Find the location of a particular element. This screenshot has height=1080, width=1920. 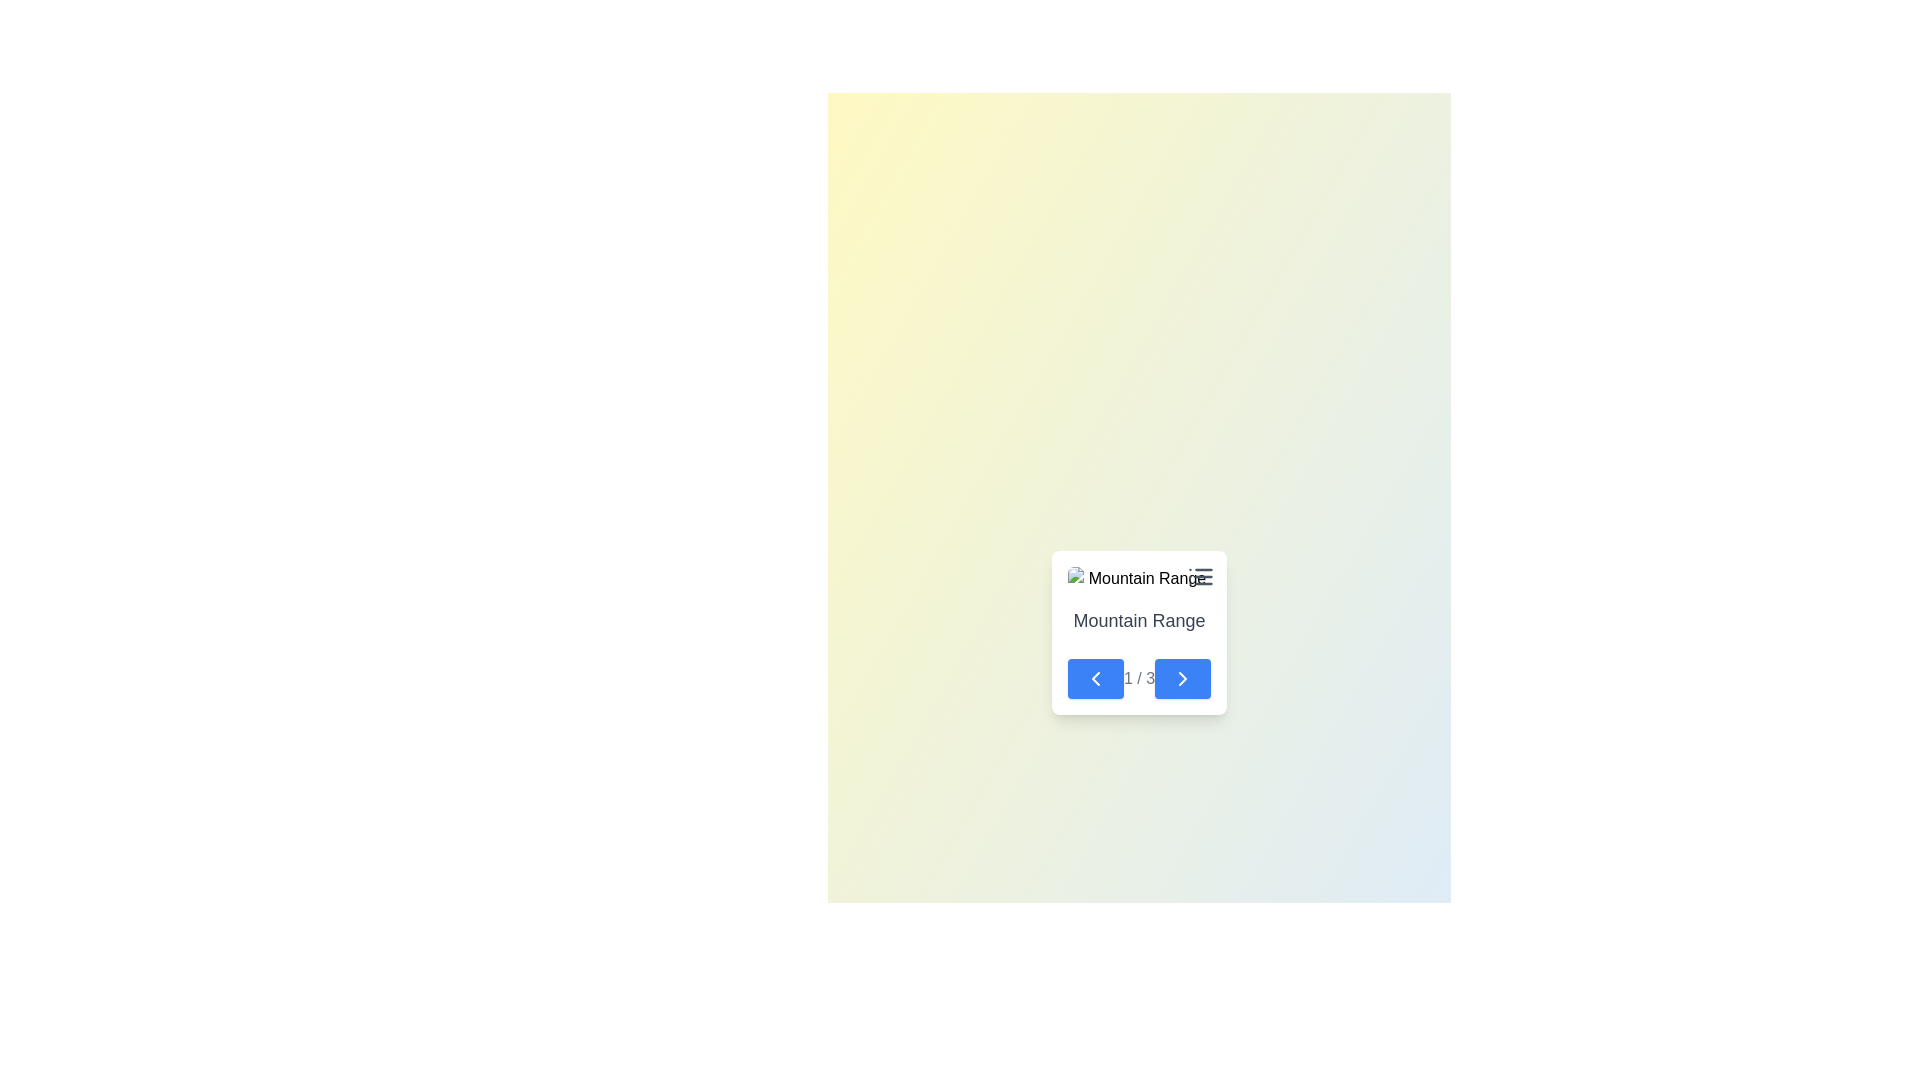

the chevron icon on the button located at the bottom right of the card overlay is located at coordinates (1183, 677).